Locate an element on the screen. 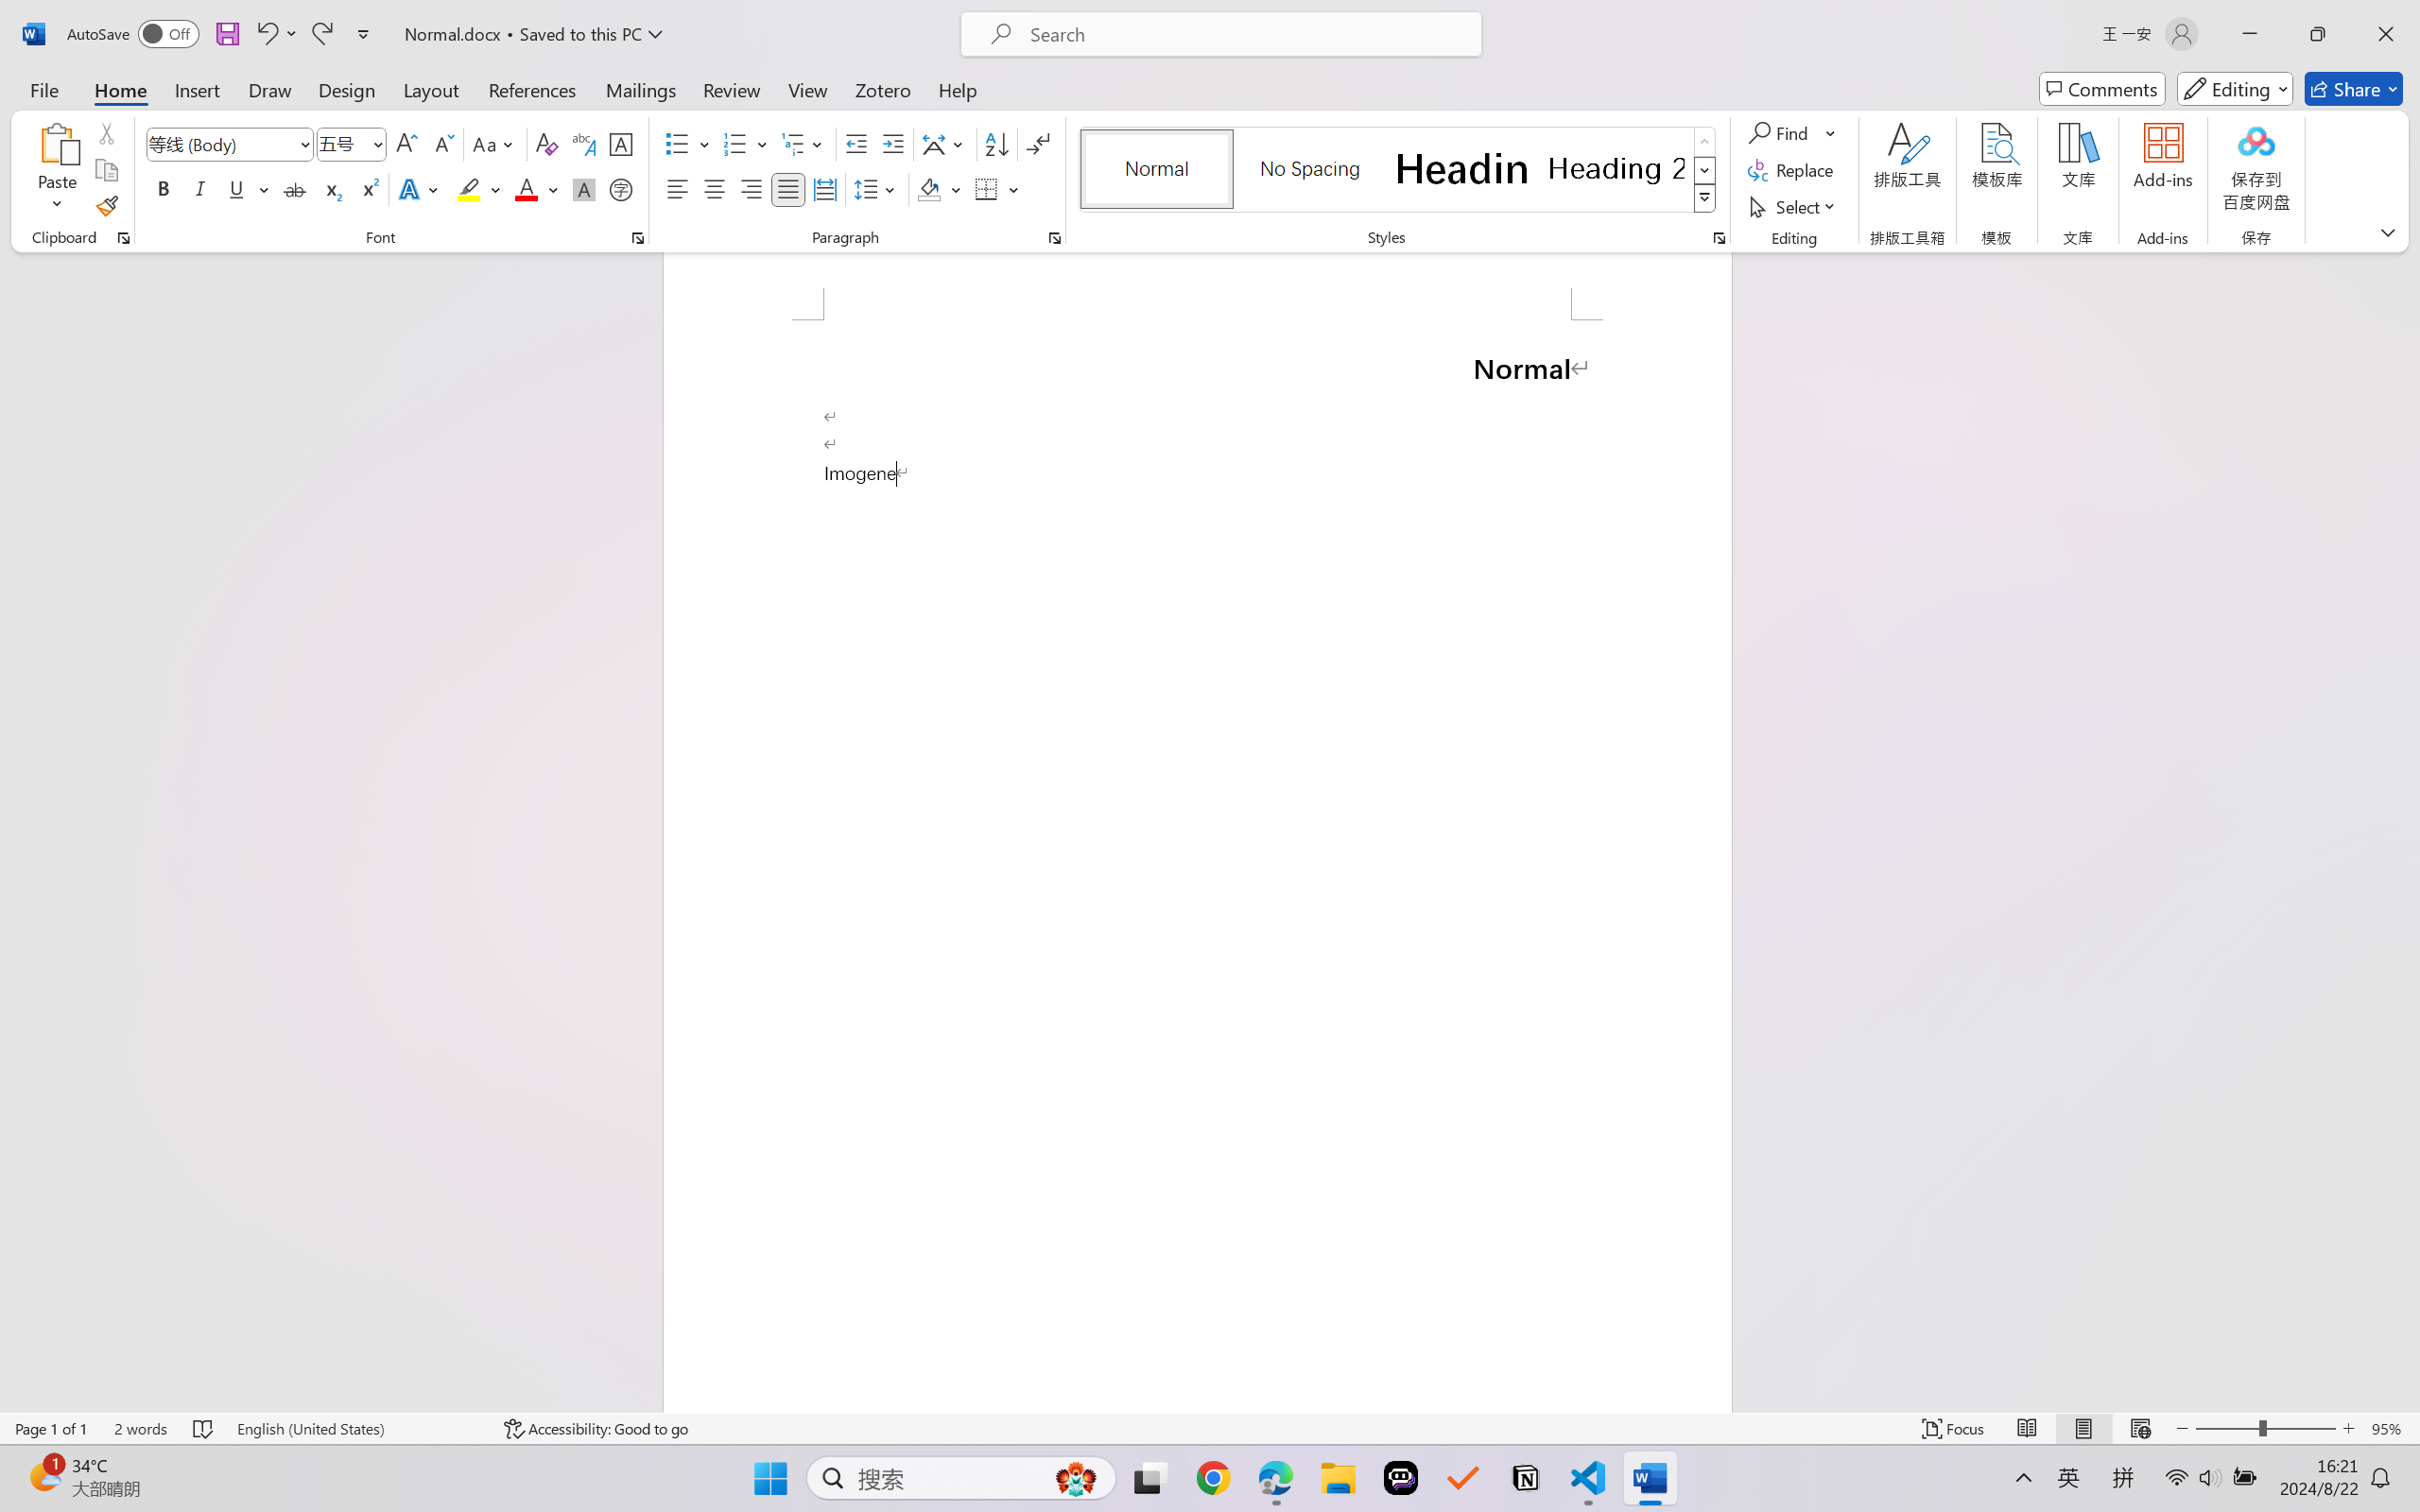 Image resolution: width=2420 pixels, height=1512 pixels. 'Shading' is located at coordinates (939, 188).